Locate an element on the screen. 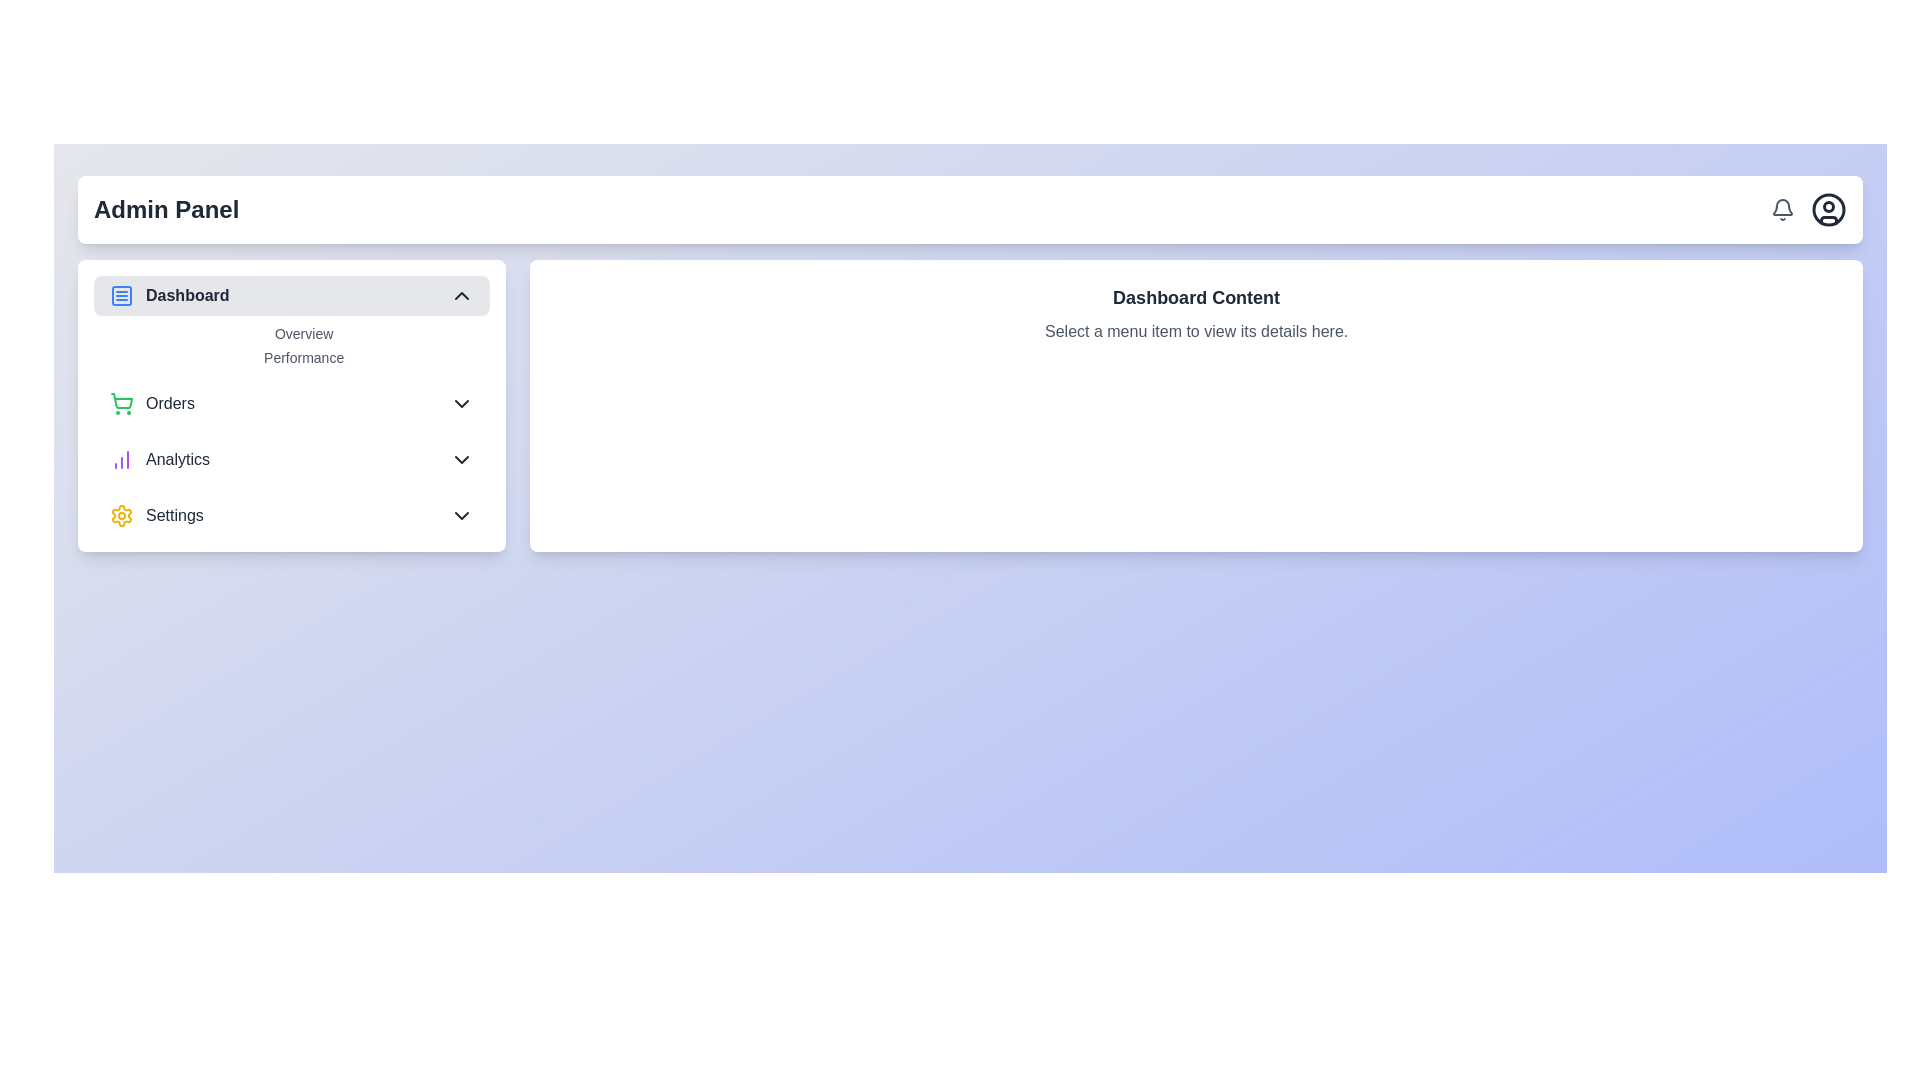  the 'Analytics' text label is located at coordinates (177, 459).